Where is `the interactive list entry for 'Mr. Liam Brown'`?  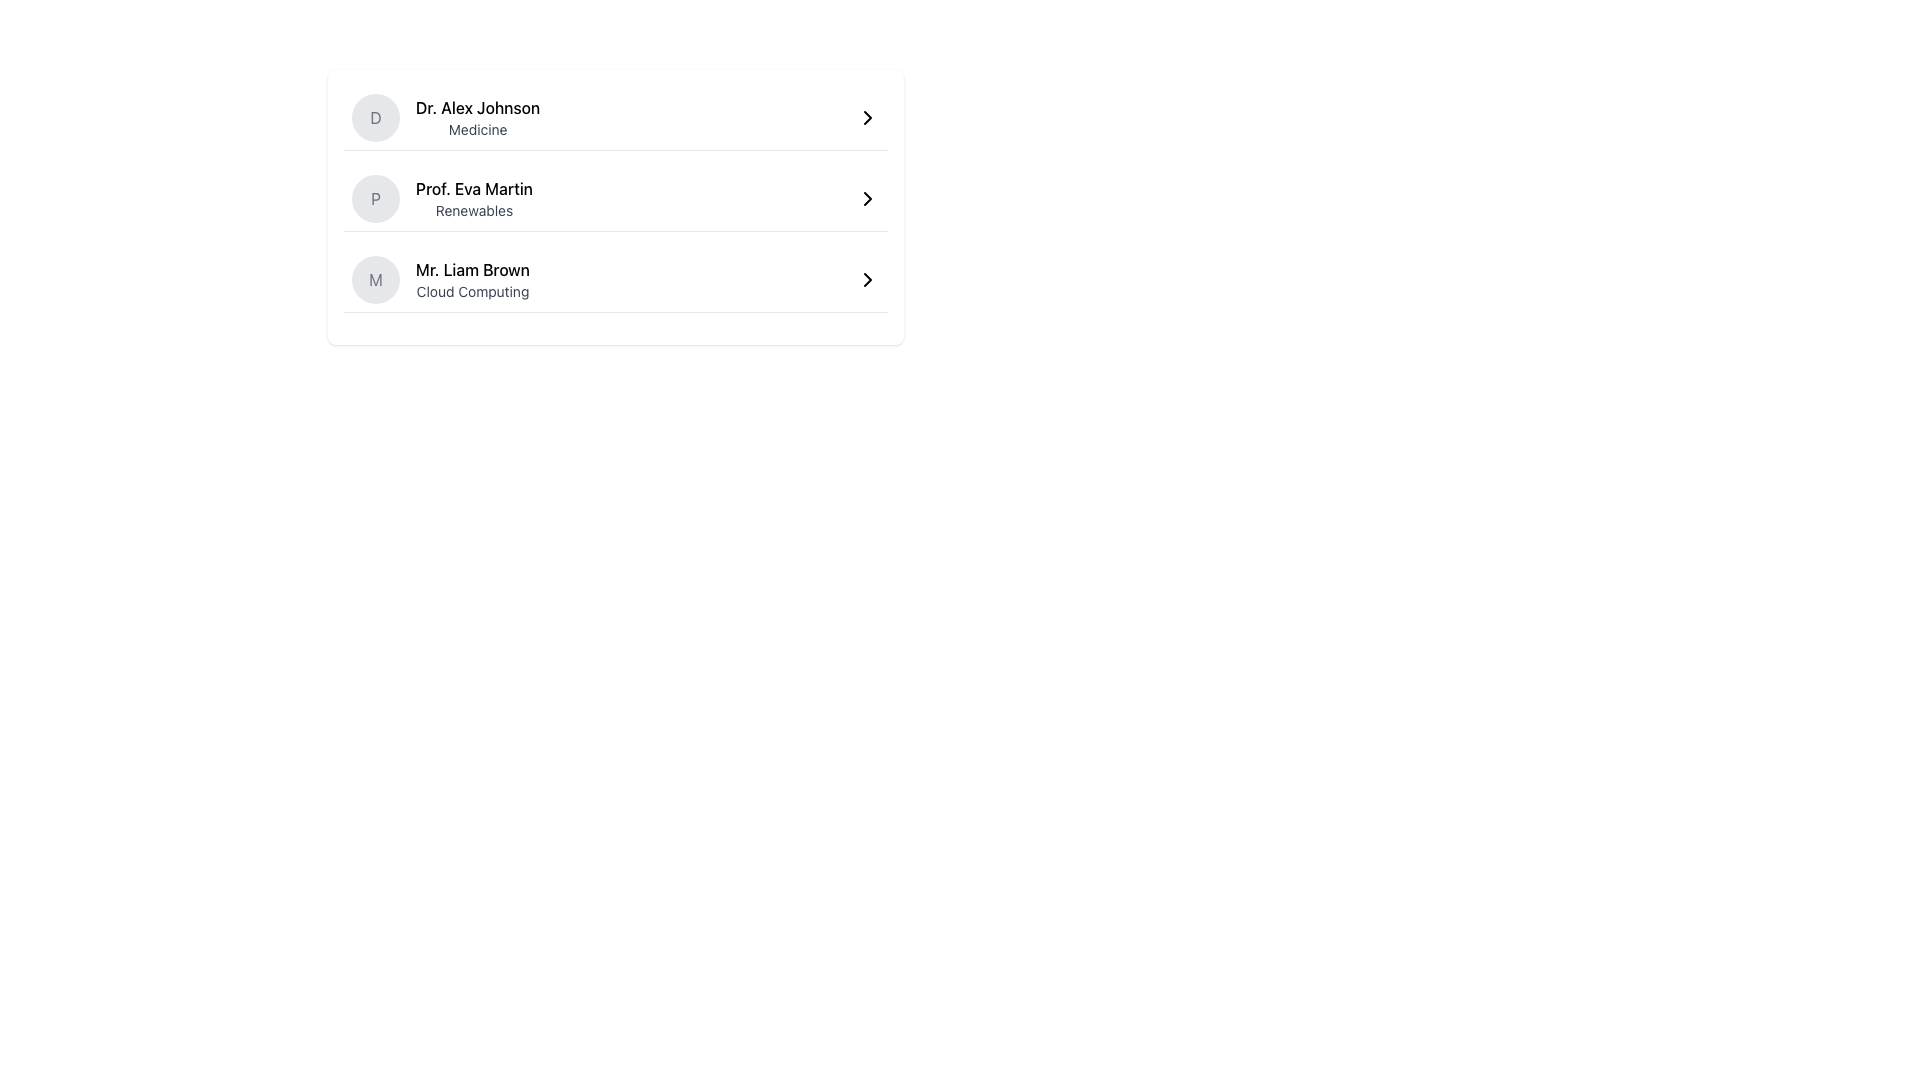 the interactive list entry for 'Mr. Liam Brown' is located at coordinates (614, 280).